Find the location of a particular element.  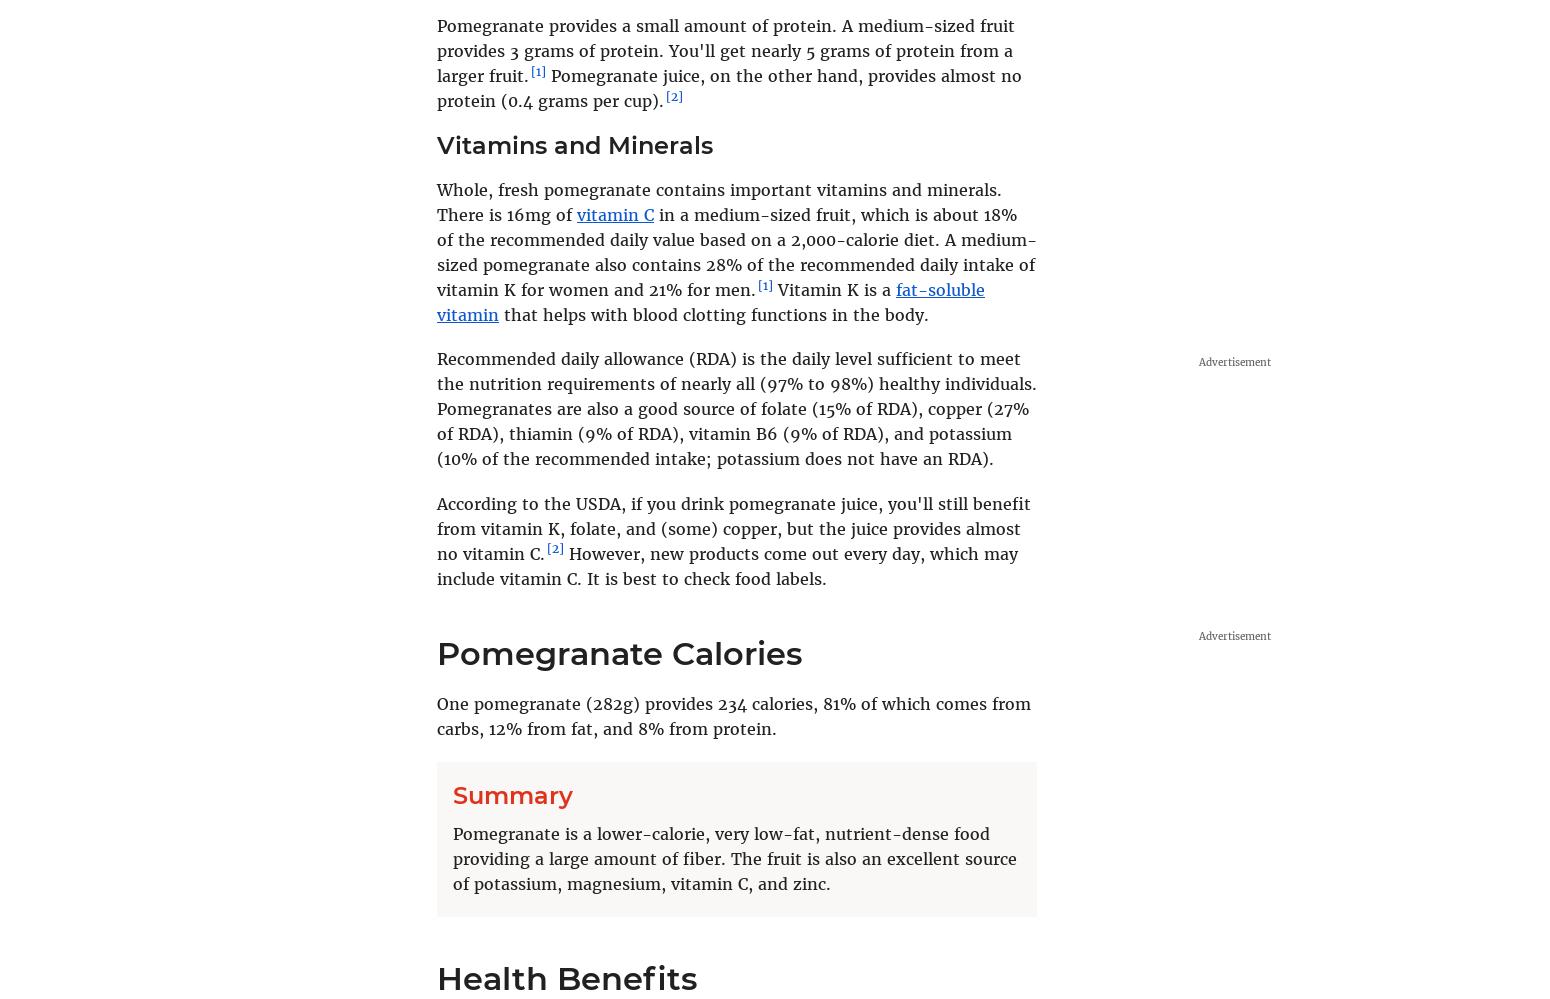

'One pomegranate (282g) provides 234 calories, 81% of which comes from carbs, 12% from fat, and 8% from protein.' is located at coordinates (733, 716).